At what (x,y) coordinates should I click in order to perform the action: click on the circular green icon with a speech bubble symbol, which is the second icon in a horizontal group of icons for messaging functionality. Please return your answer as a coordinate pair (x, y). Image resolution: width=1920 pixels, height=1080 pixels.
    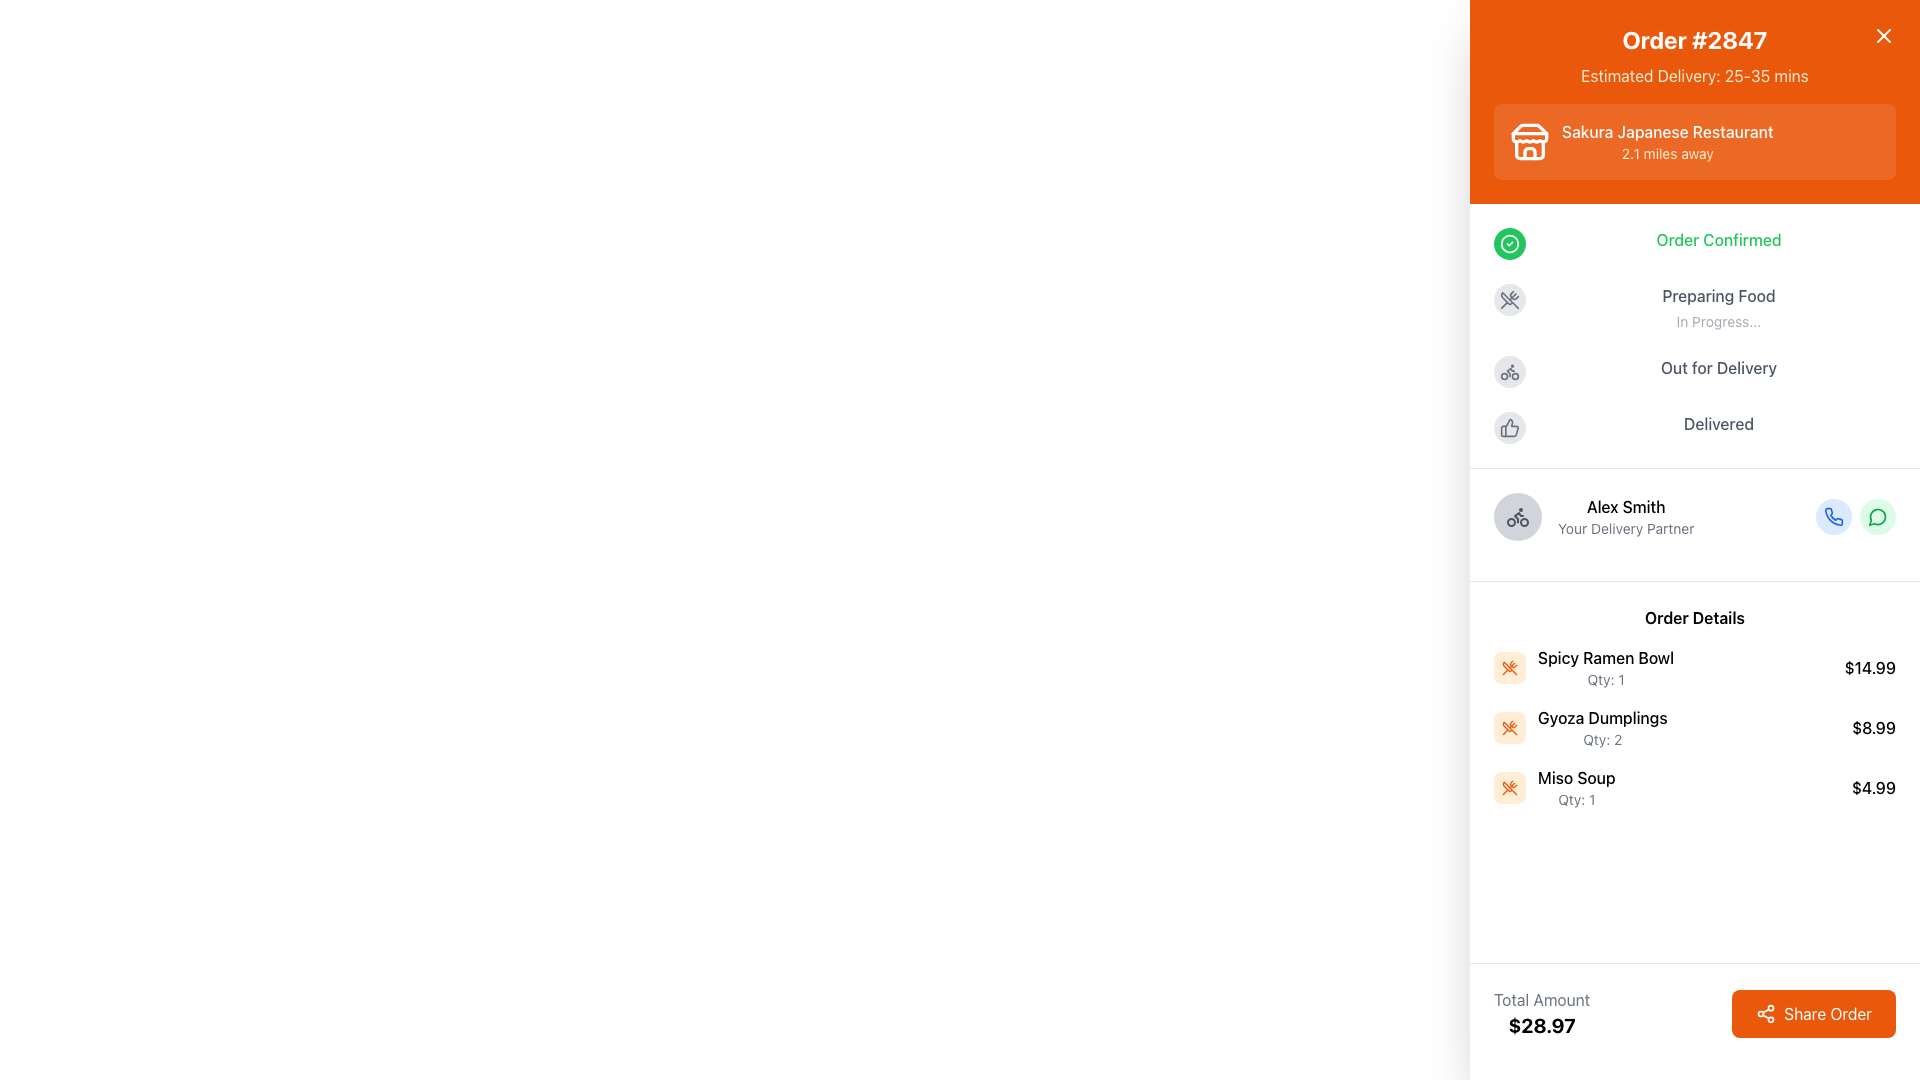
    Looking at the image, I should click on (1876, 515).